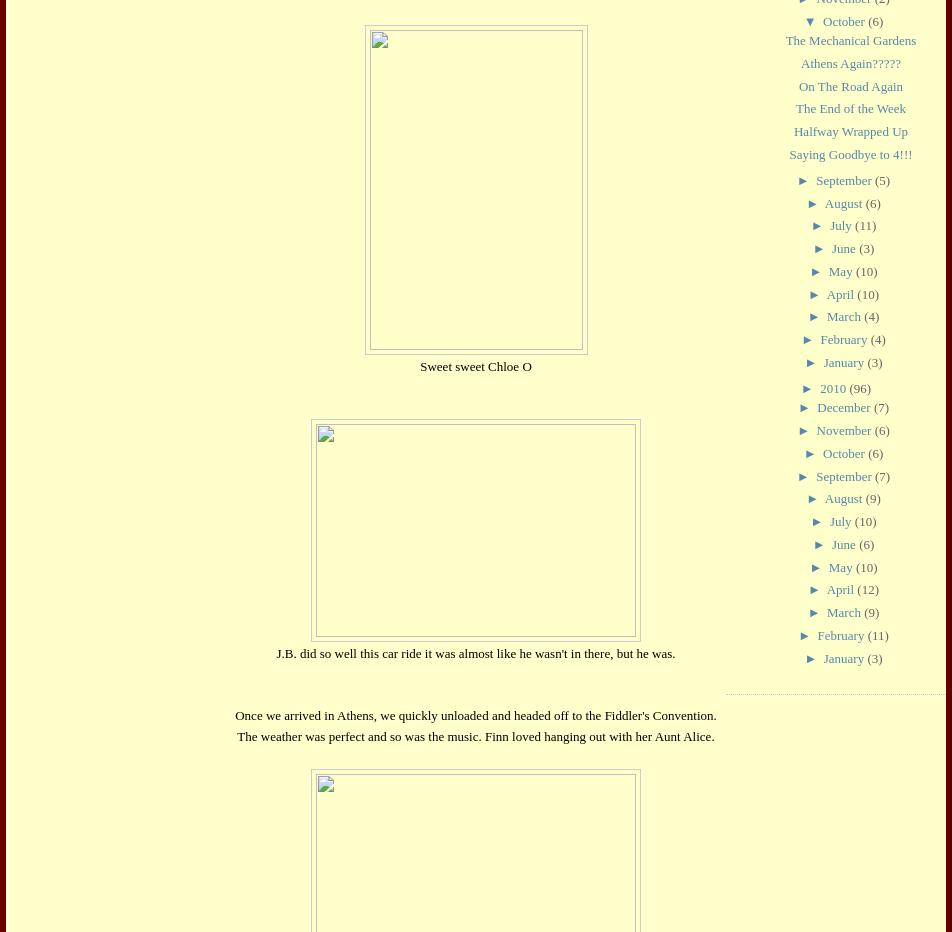  I want to click on 'Sweet sweet Chloe O', so click(475, 364).